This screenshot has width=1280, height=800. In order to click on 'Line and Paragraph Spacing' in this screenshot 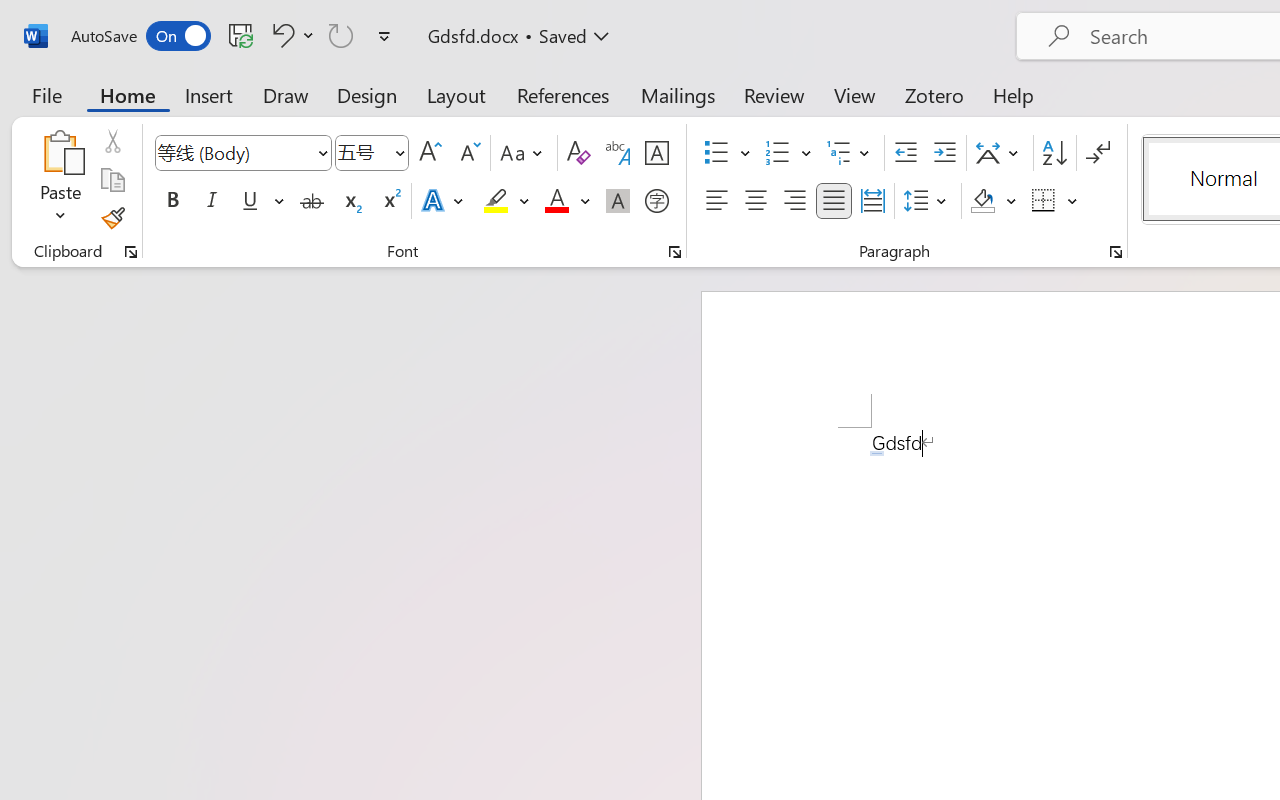, I will do `click(927, 201)`.